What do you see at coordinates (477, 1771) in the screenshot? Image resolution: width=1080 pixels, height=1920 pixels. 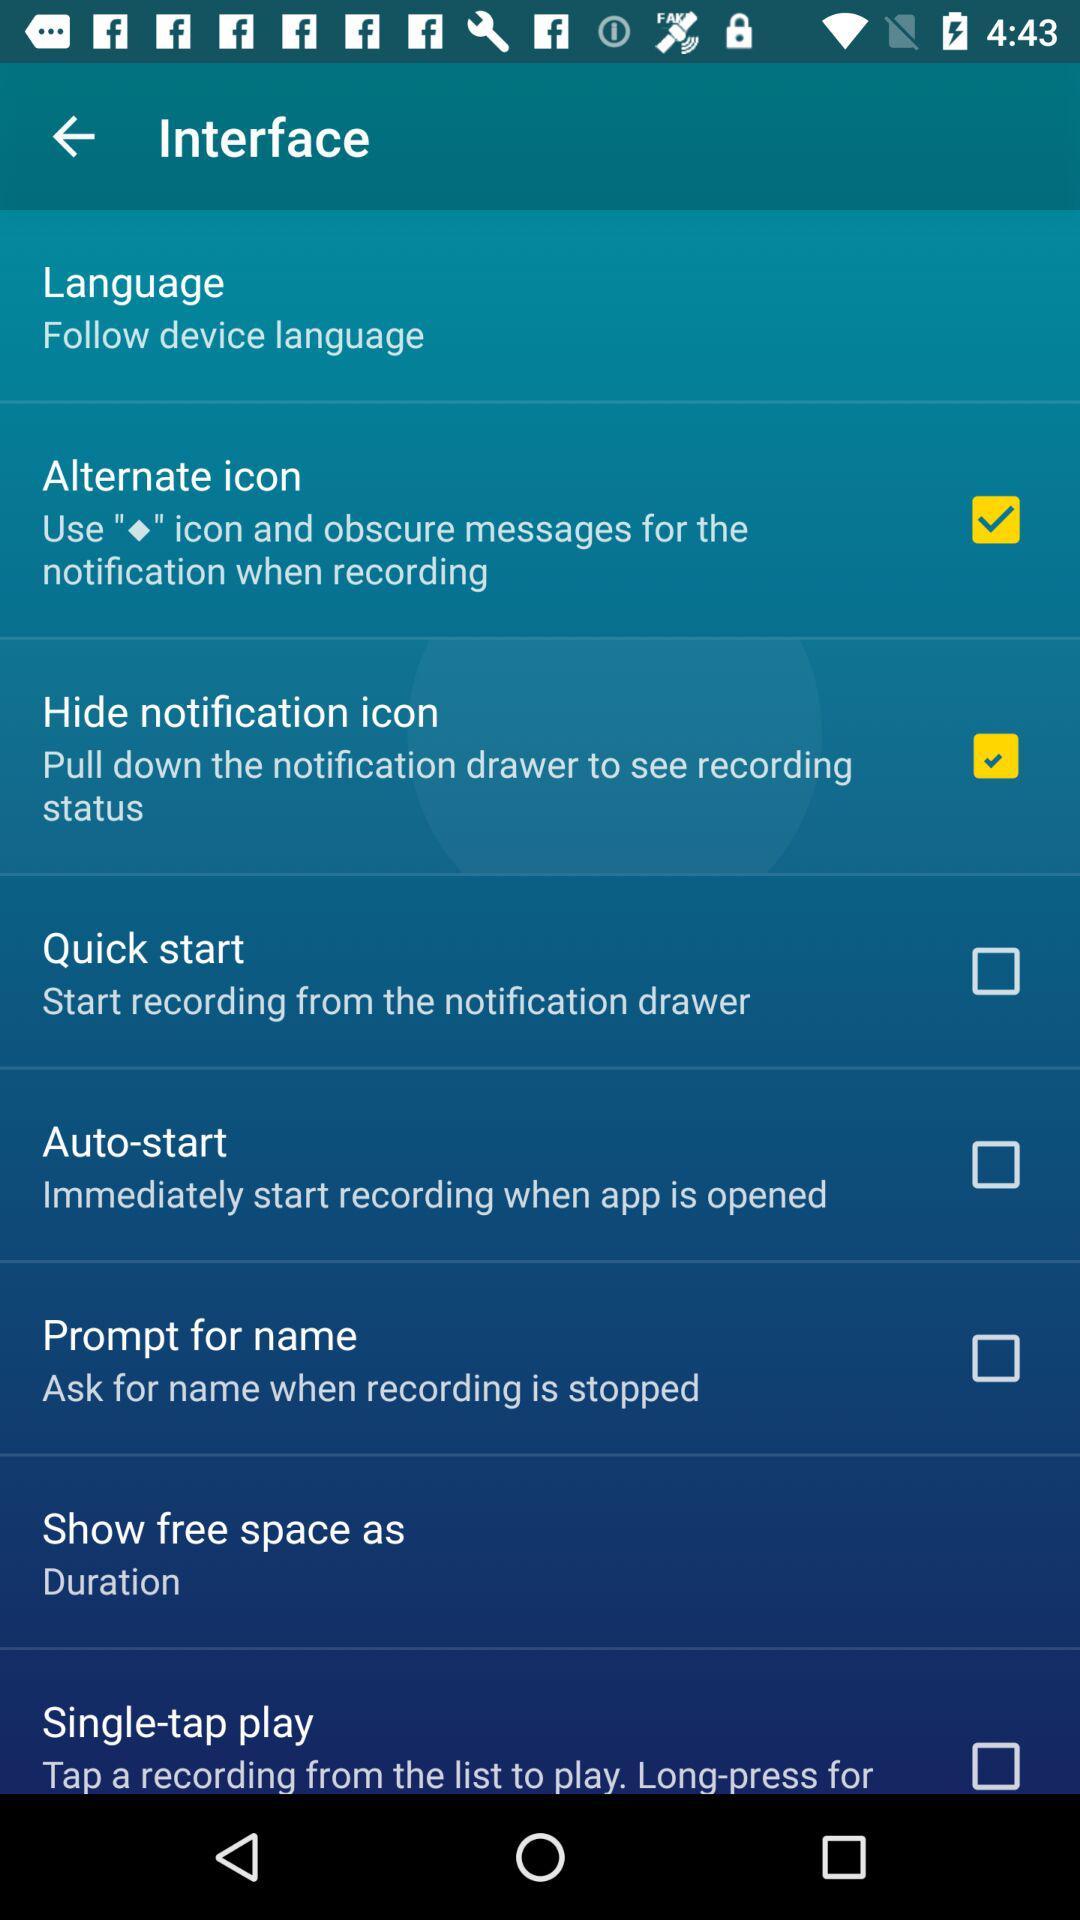 I see `the item below the single-tap play icon` at bounding box center [477, 1771].